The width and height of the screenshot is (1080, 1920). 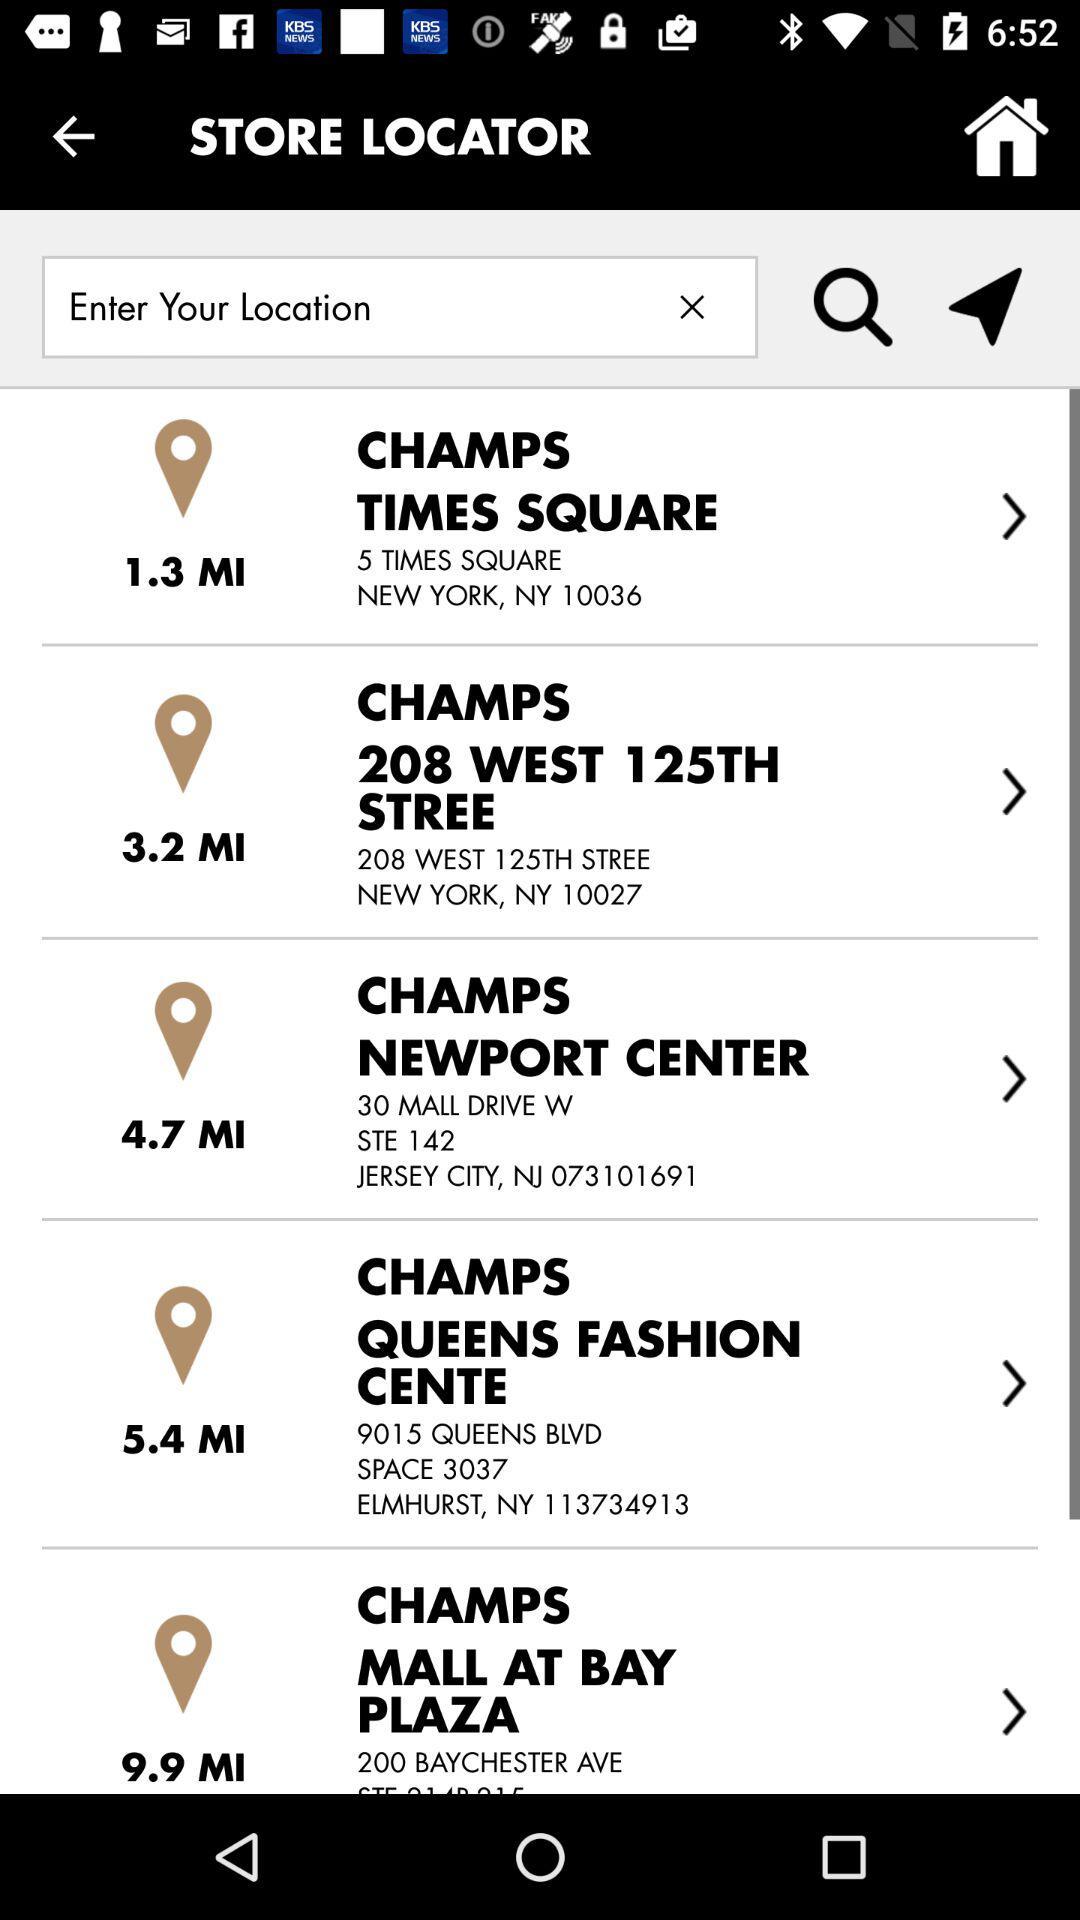 I want to click on the close icon, so click(x=691, y=306).